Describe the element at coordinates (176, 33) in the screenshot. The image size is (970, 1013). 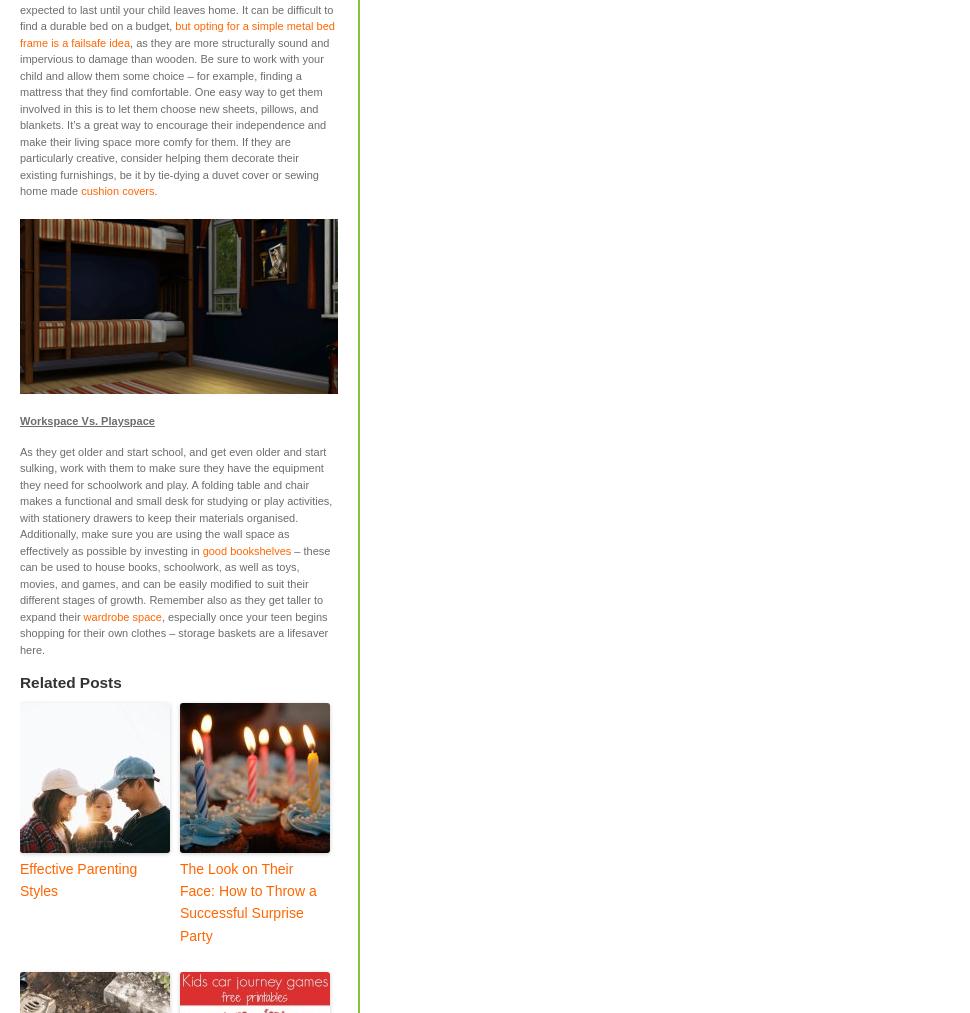
I see `'but opting for a simple metal bed frame is a failsafe idea'` at that location.